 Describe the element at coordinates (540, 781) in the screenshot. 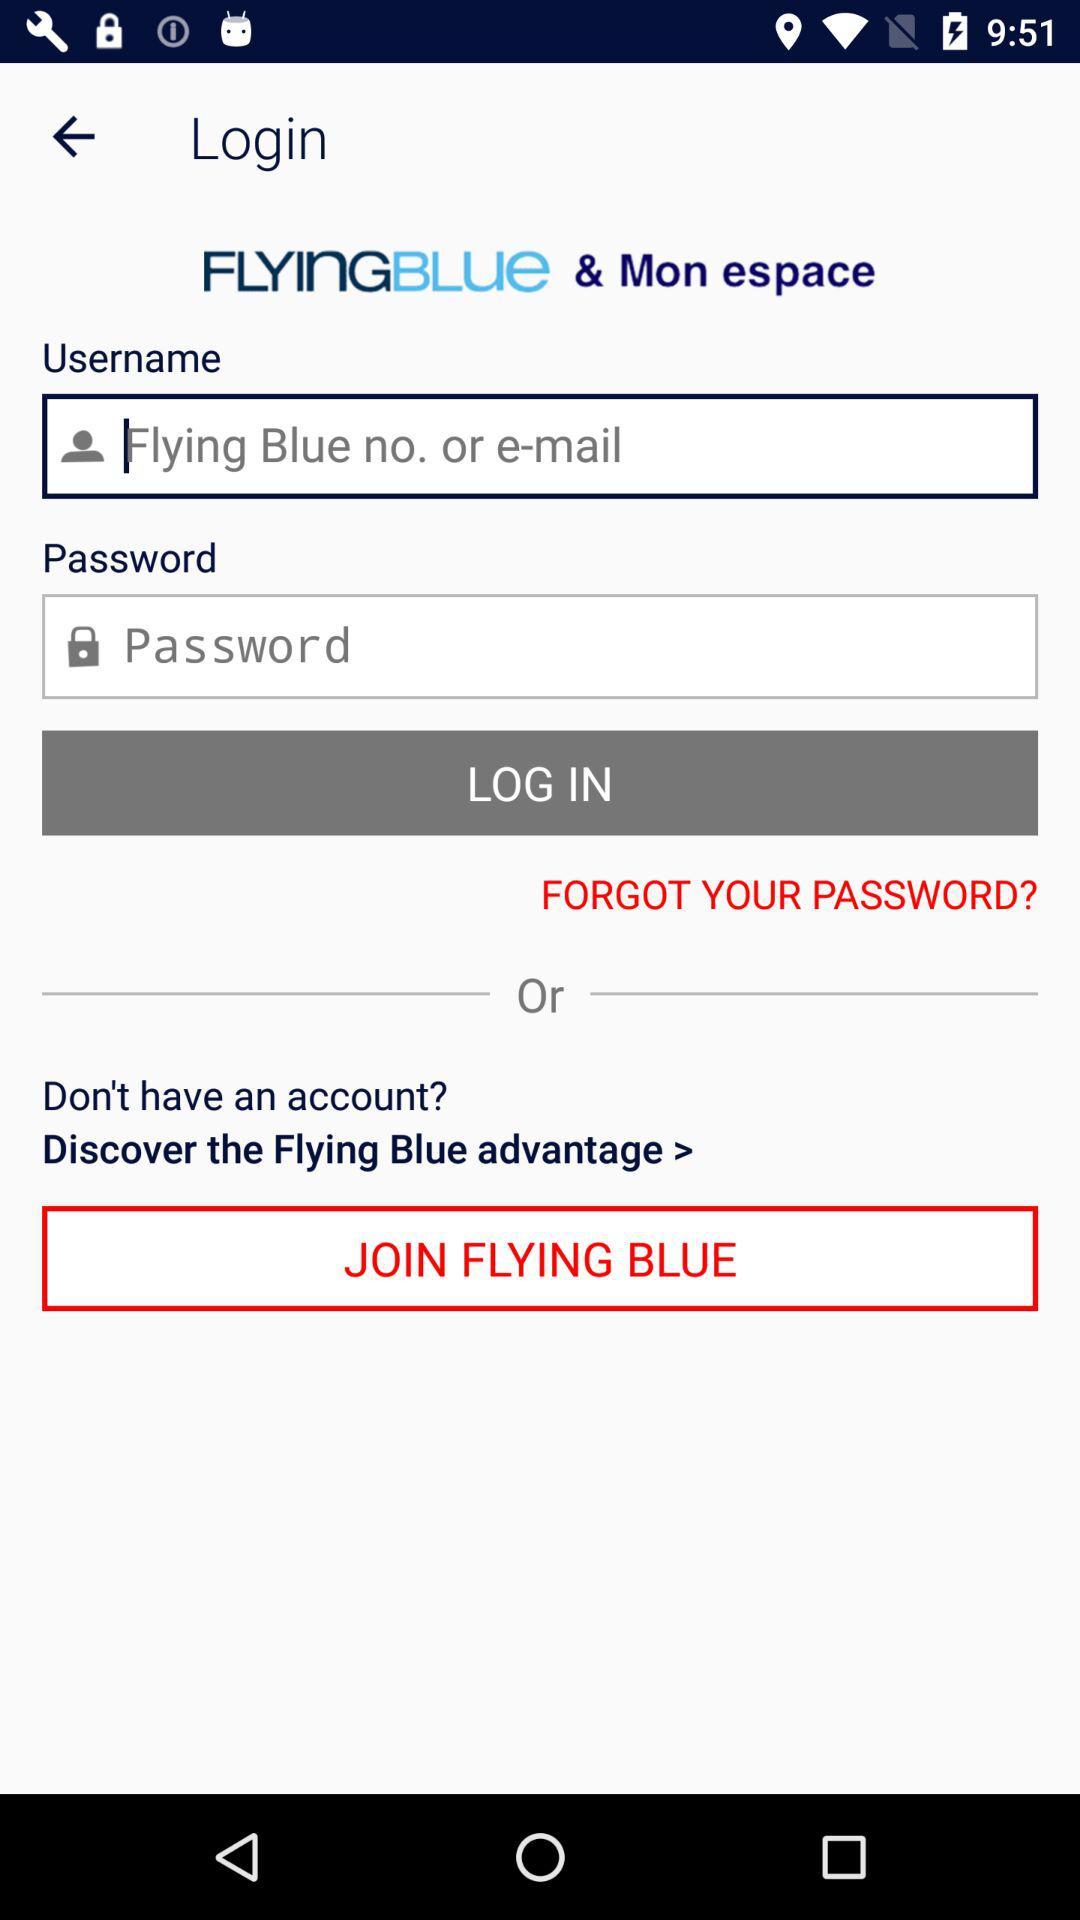

I see `the item above forgot your password?` at that location.